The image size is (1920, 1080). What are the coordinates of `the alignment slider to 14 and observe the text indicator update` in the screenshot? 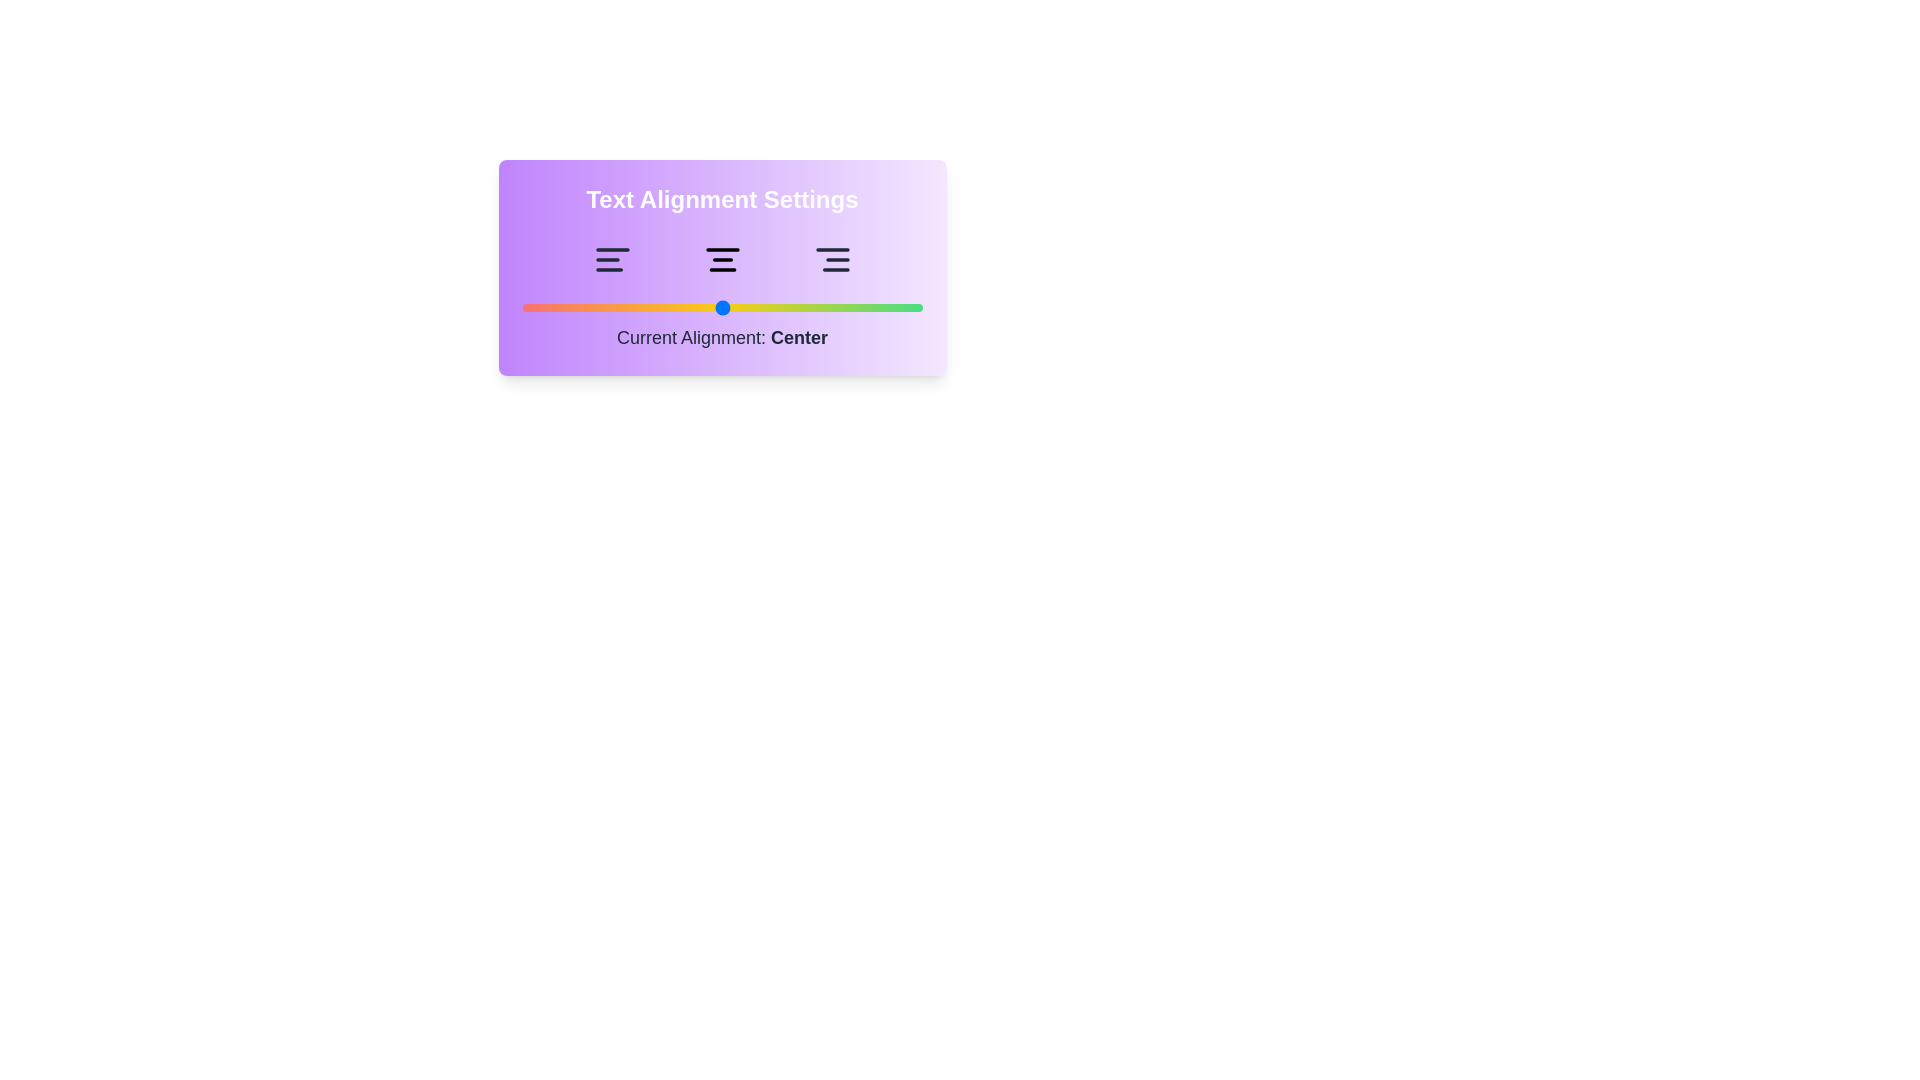 It's located at (577, 308).